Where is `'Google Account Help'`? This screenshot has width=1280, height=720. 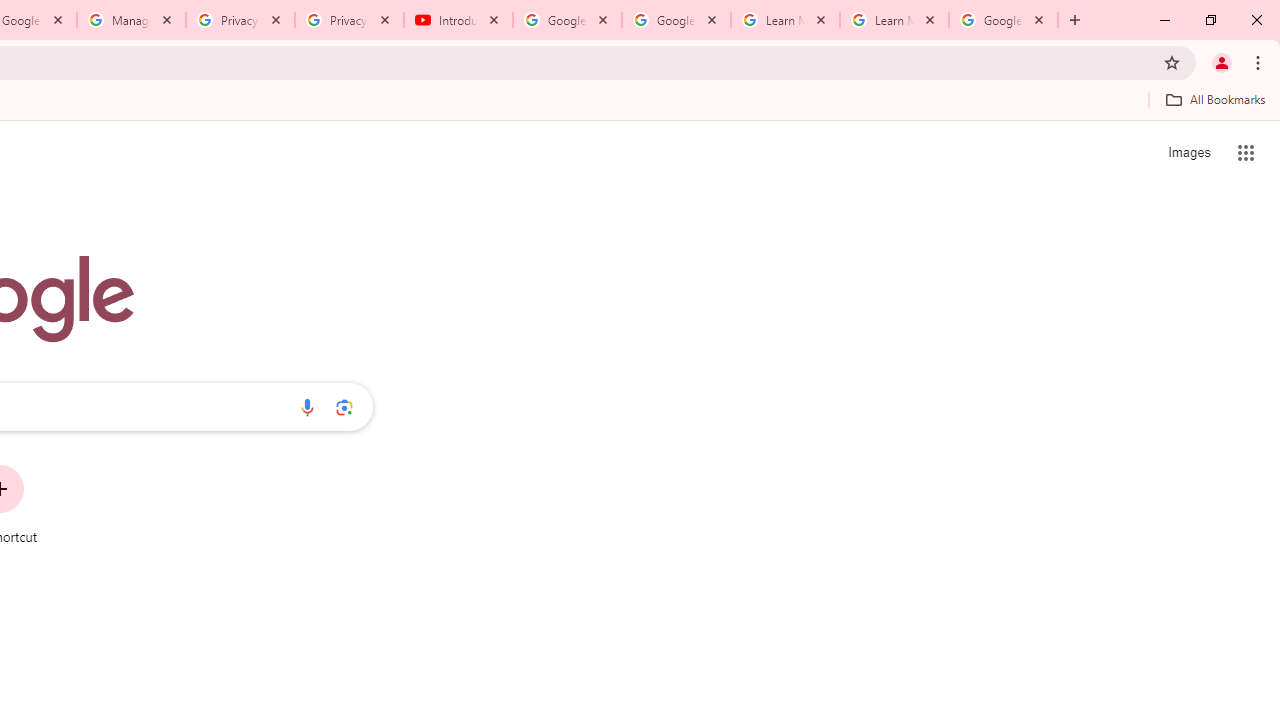
'Google Account Help' is located at coordinates (676, 20).